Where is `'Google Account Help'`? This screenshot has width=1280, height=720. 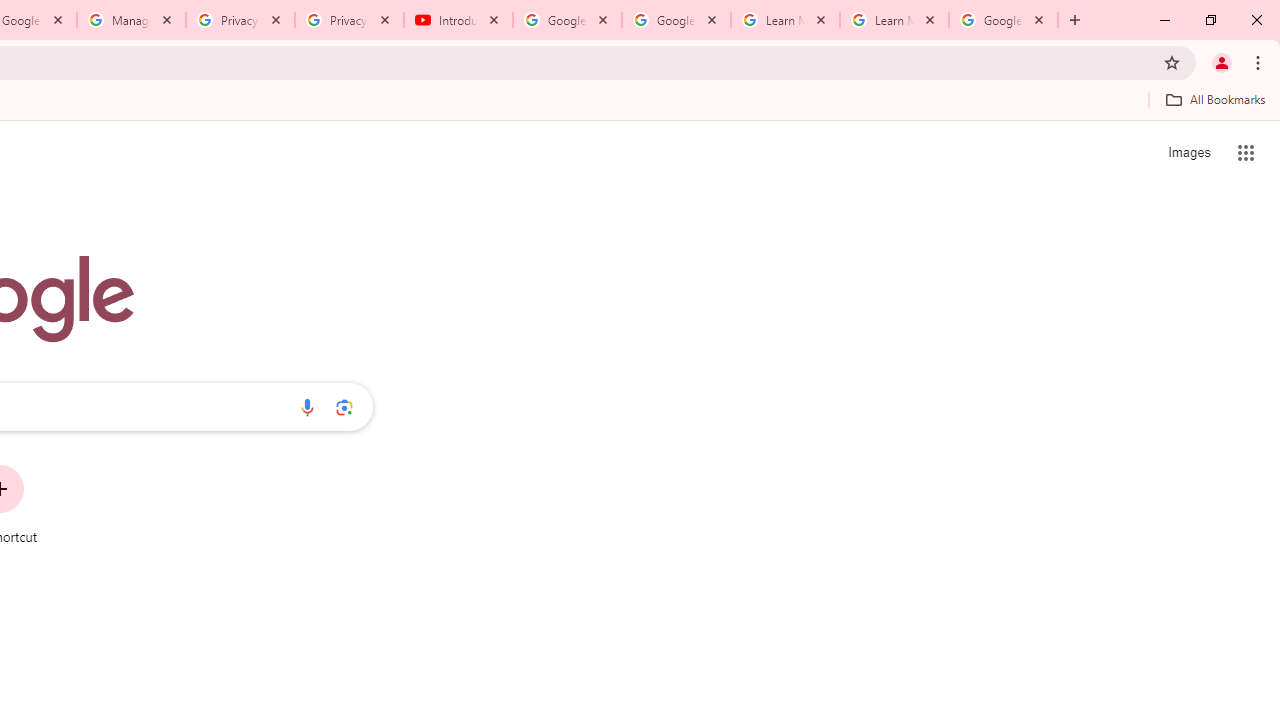
'Google Account Help' is located at coordinates (676, 20).